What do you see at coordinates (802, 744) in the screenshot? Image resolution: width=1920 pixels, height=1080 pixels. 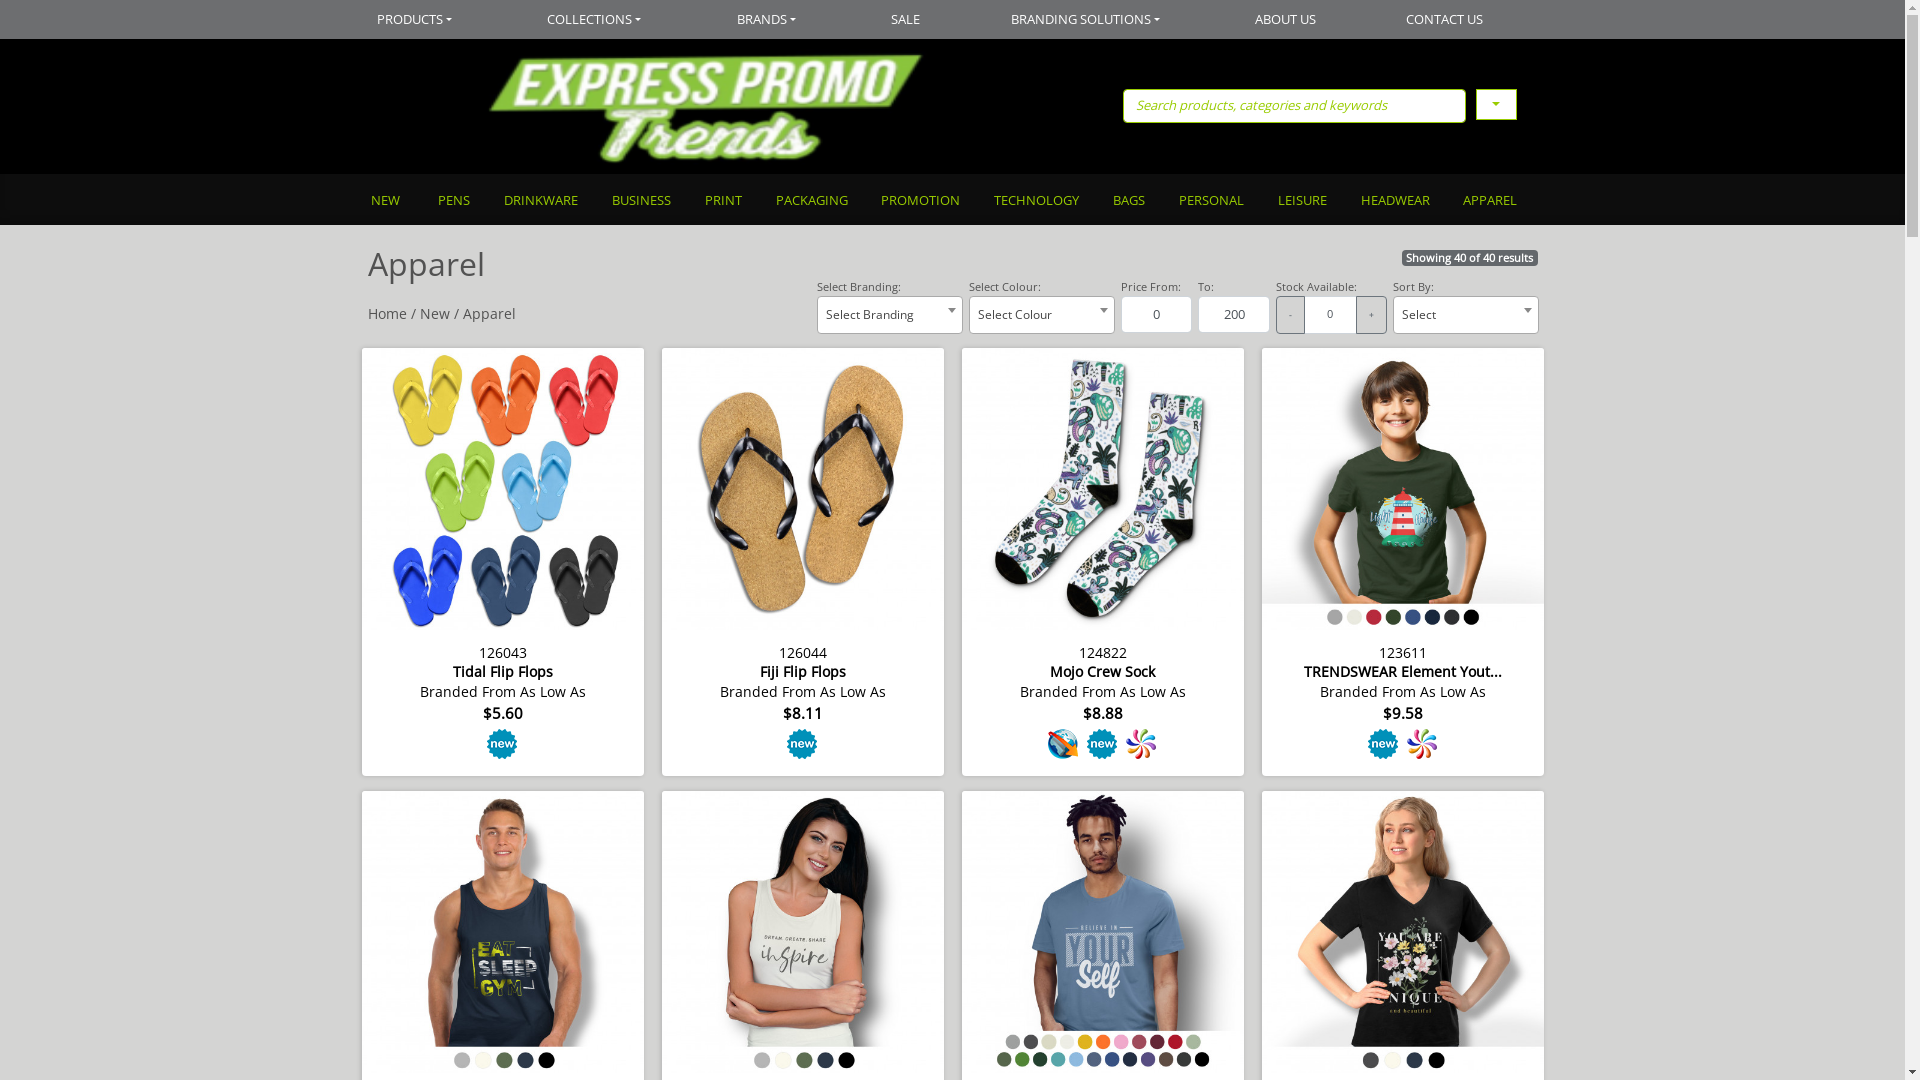 I see `'New Item.'` at bounding box center [802, 744].